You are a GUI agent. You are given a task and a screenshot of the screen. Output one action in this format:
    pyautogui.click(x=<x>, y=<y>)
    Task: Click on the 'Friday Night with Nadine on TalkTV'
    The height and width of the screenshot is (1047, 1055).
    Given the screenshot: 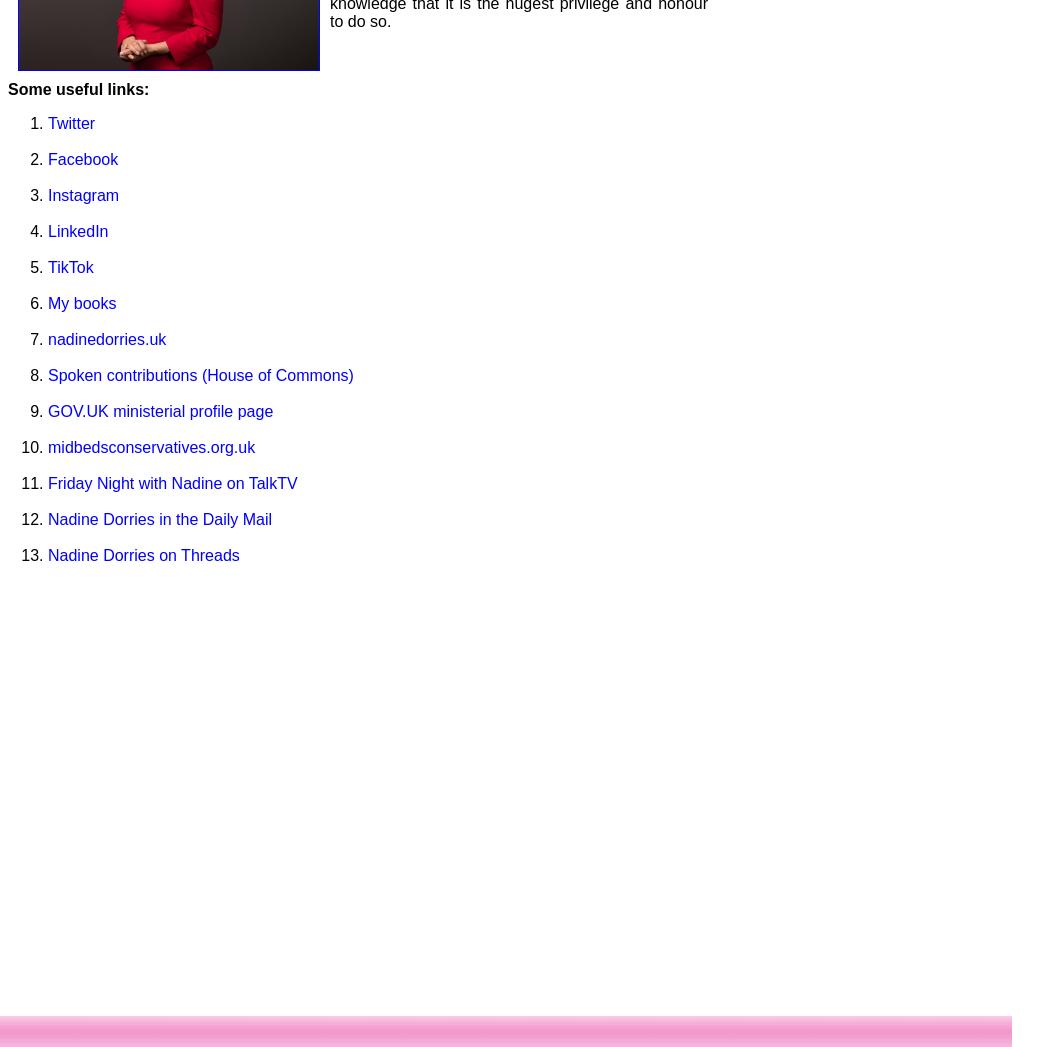 What is the action you would take?
    pyautogui.click(x=172, y=481)
    